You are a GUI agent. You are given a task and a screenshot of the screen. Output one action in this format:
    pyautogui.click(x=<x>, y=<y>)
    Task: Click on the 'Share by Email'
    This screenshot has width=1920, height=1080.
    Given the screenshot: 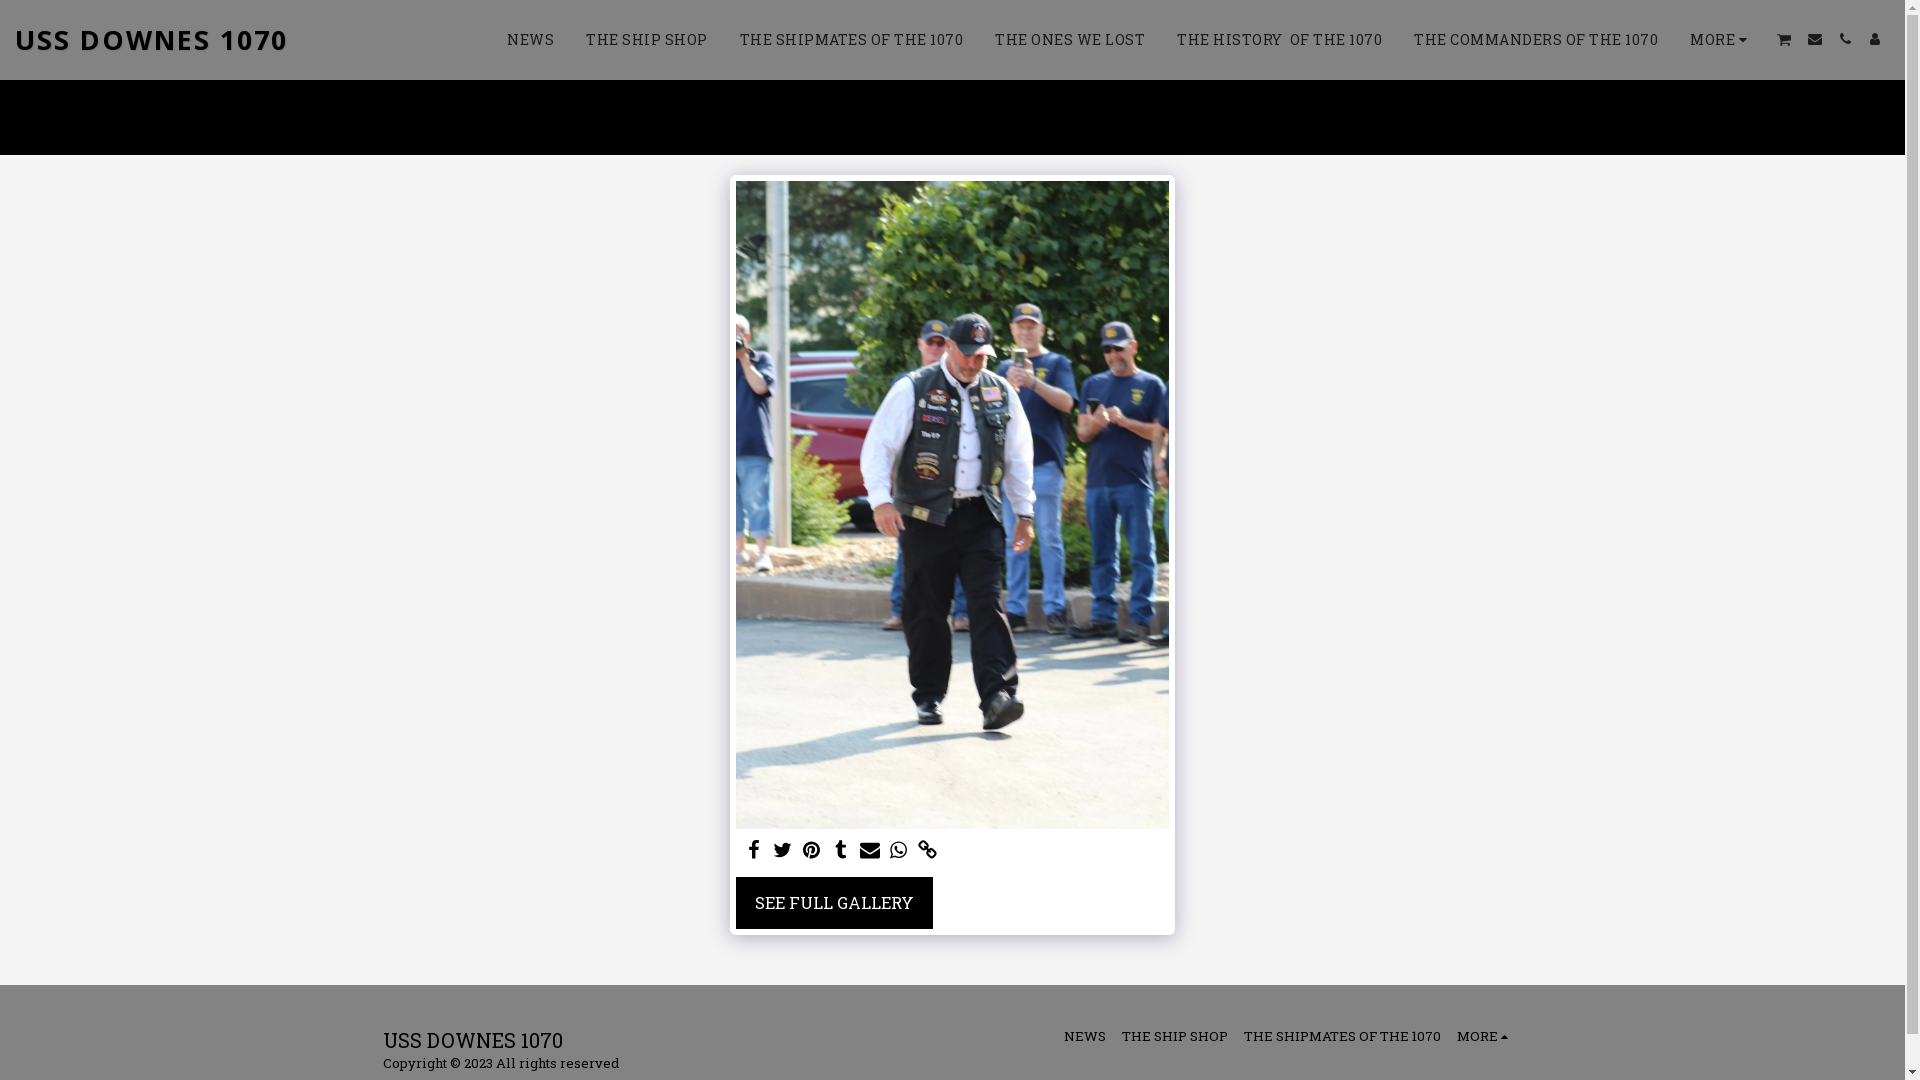 What is the action you would take?
    pyautogui.click(x=859, y=851)
    